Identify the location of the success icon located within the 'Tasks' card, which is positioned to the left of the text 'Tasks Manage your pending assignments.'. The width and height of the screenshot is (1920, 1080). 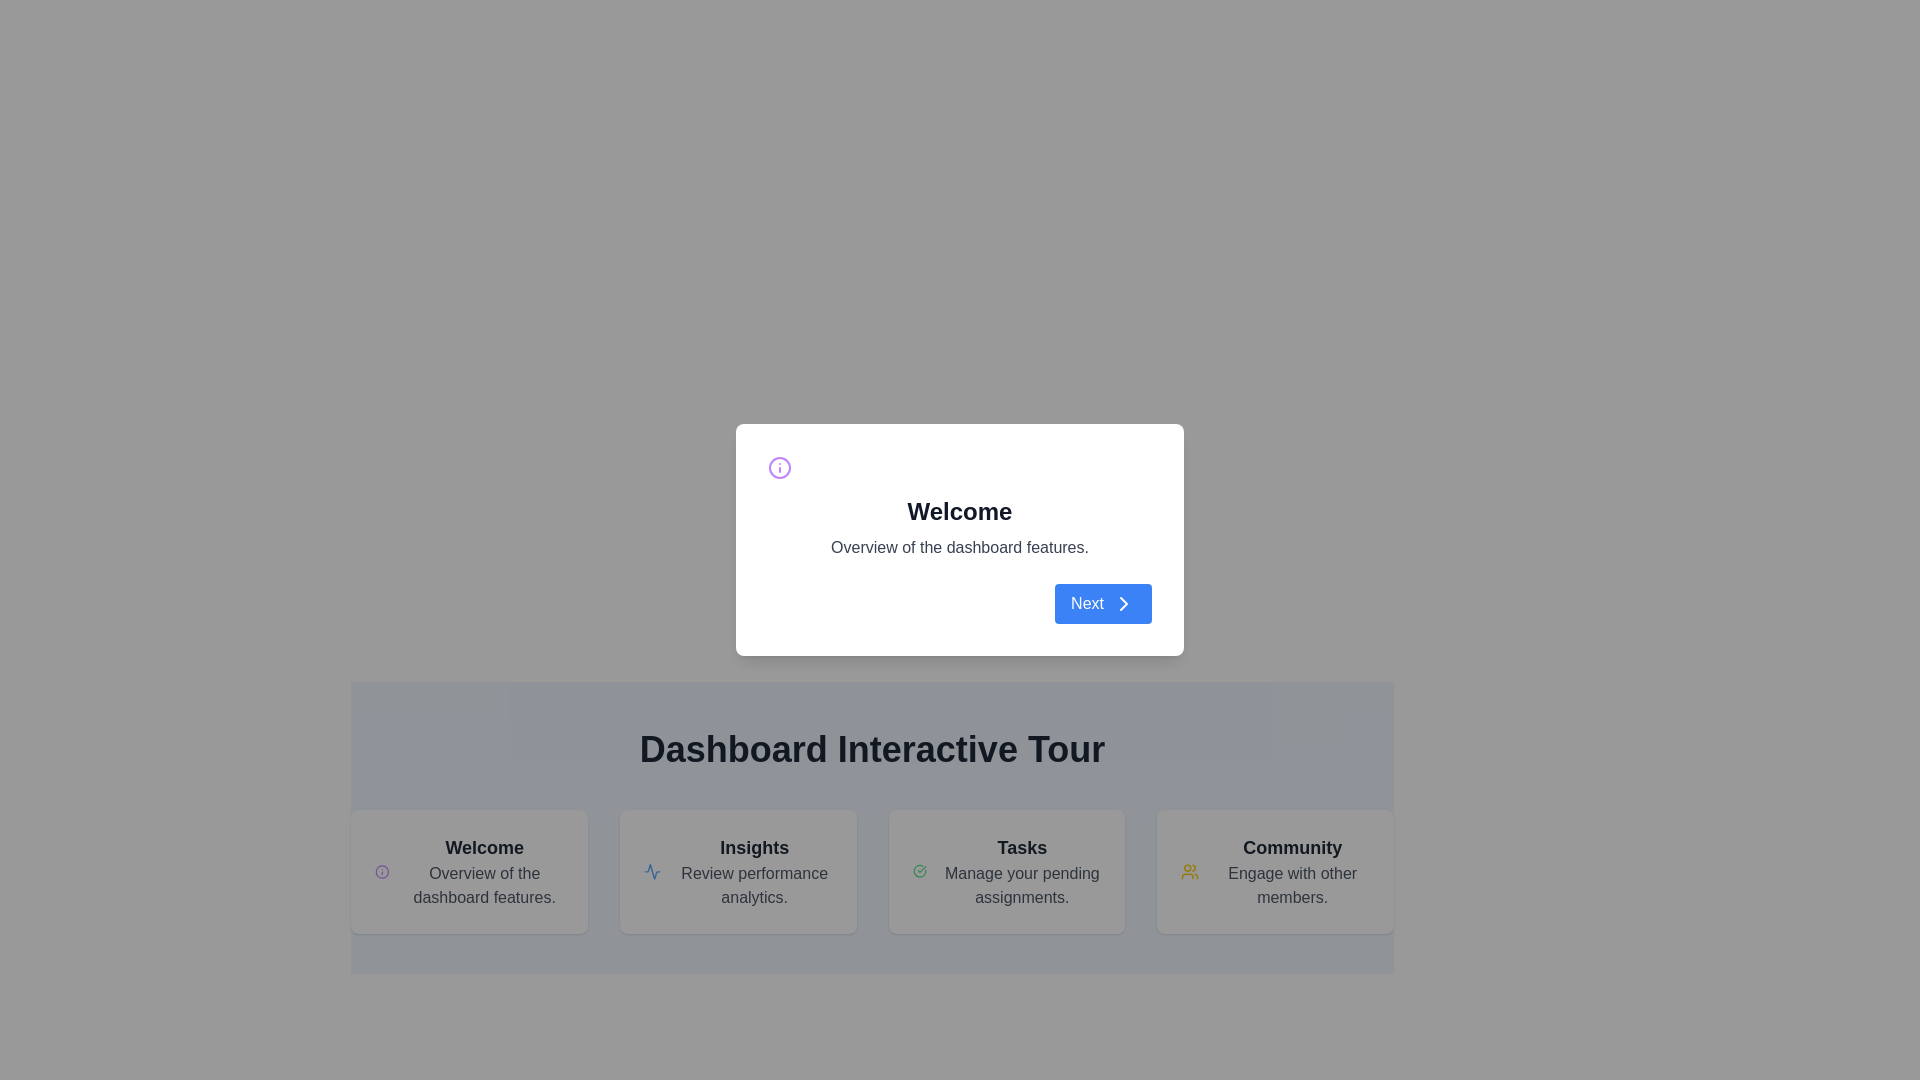
(919, 870).